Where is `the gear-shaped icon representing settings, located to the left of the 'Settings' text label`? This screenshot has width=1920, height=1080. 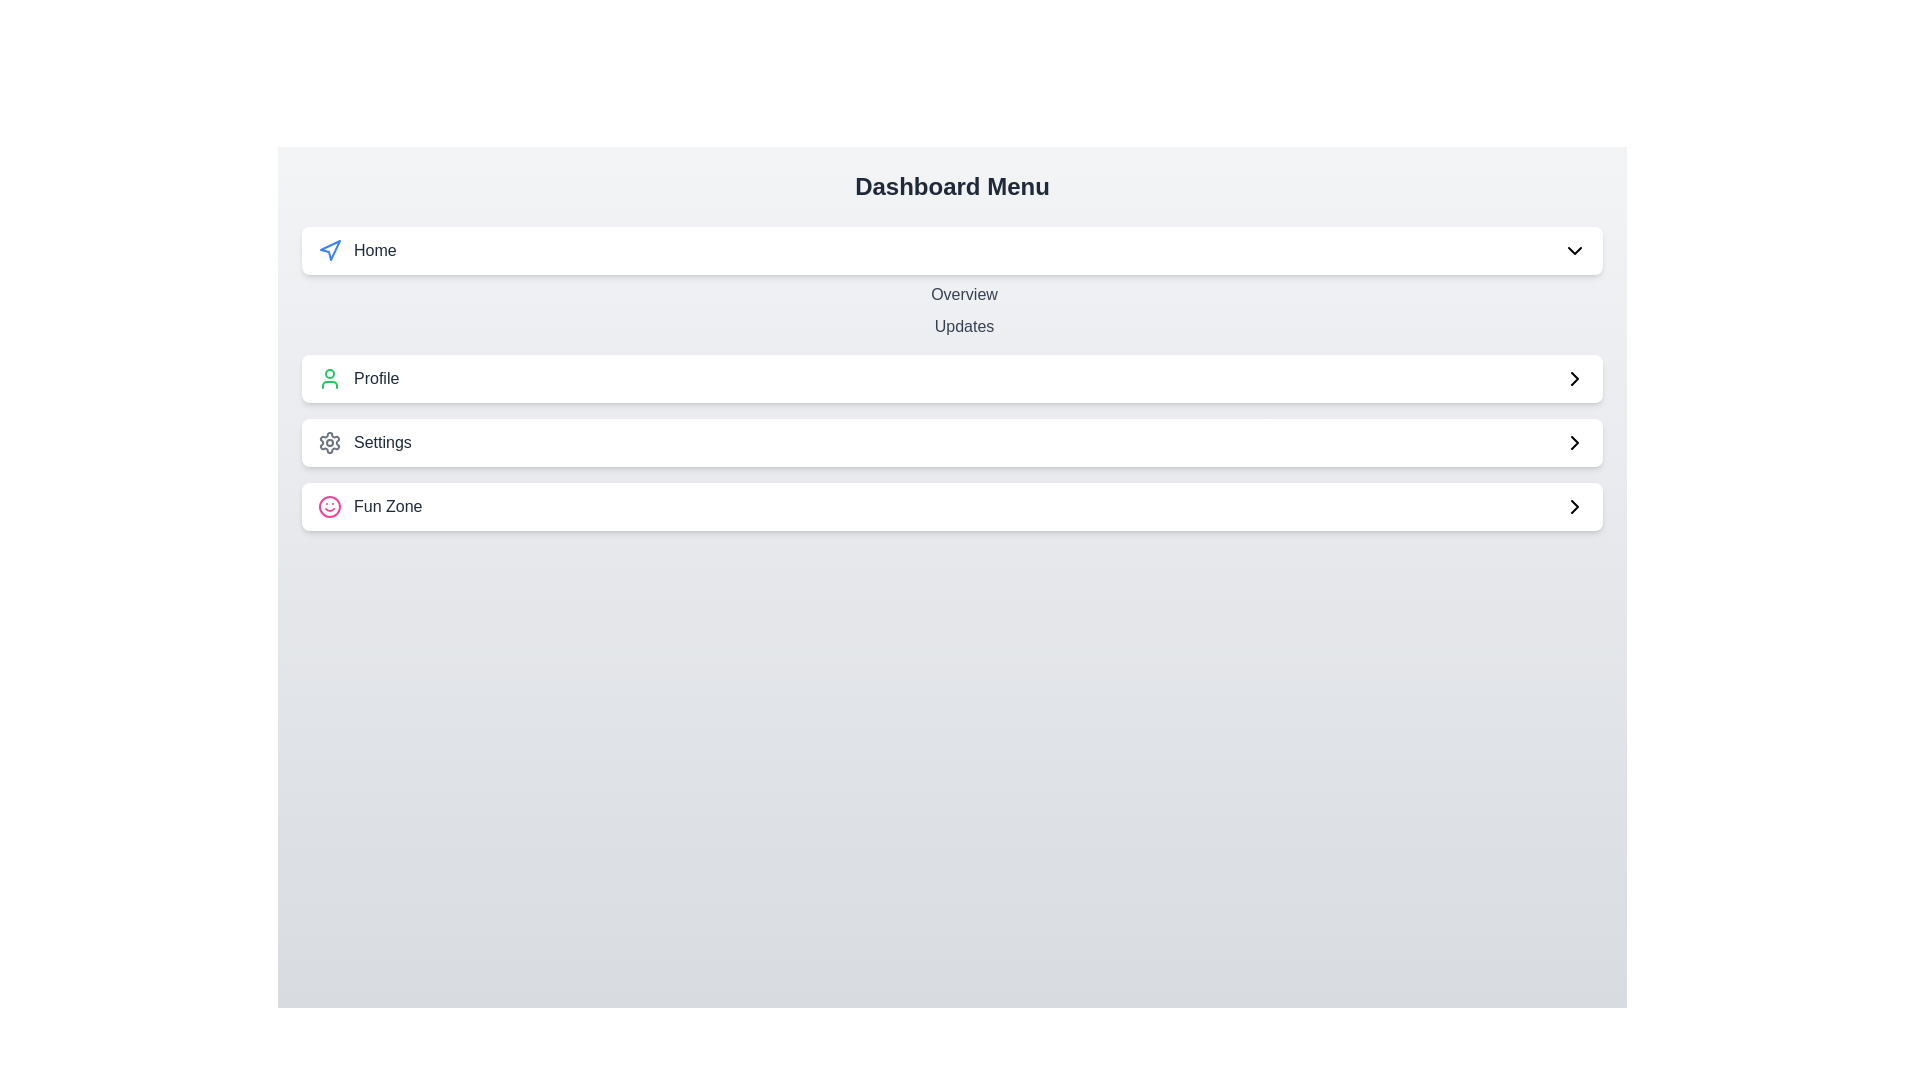 the gear-shaped icon representing settings, located to the left of the 'Settings' text label is located at coordinates (330, 442).